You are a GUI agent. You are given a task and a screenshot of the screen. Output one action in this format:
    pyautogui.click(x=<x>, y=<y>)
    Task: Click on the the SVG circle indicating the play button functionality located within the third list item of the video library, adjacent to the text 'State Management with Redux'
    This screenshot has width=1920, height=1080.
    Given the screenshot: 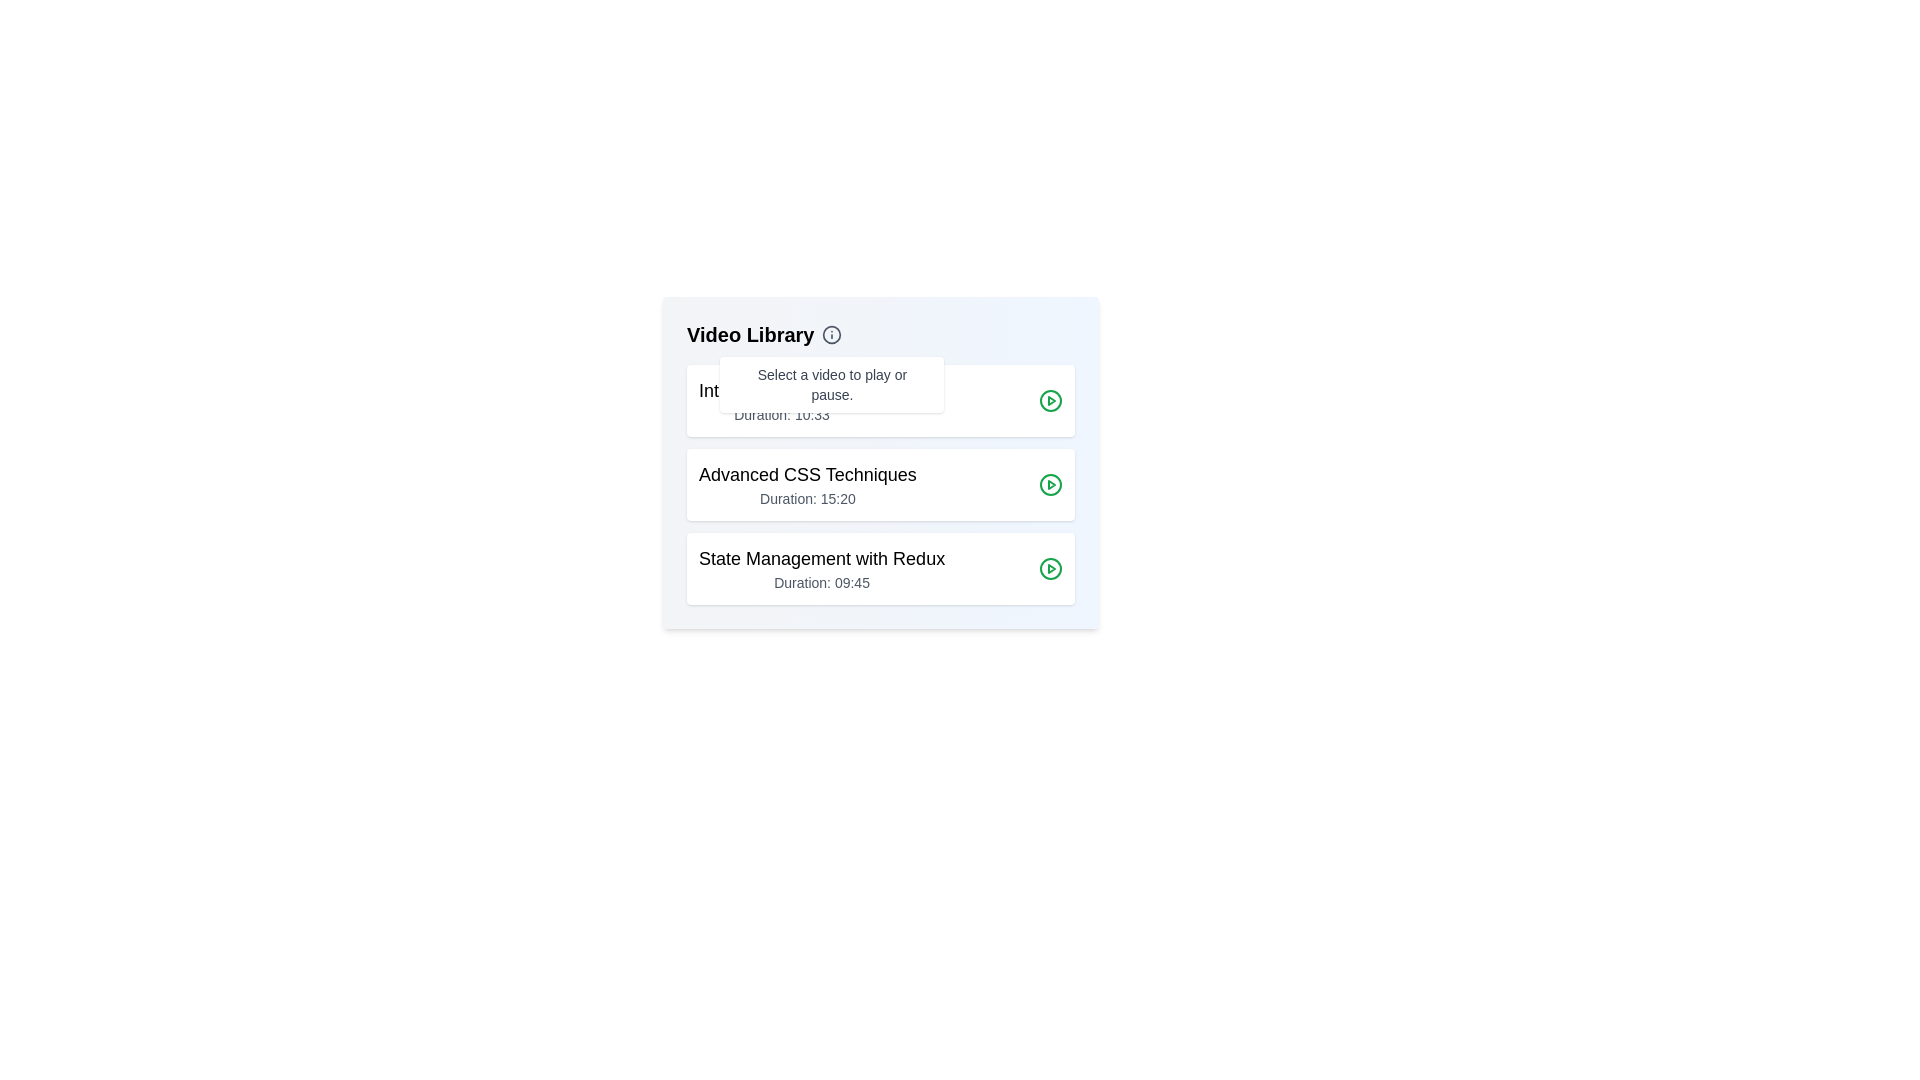 What is the action you would take?
    pyautogui.click(x=1050, y=569)
    